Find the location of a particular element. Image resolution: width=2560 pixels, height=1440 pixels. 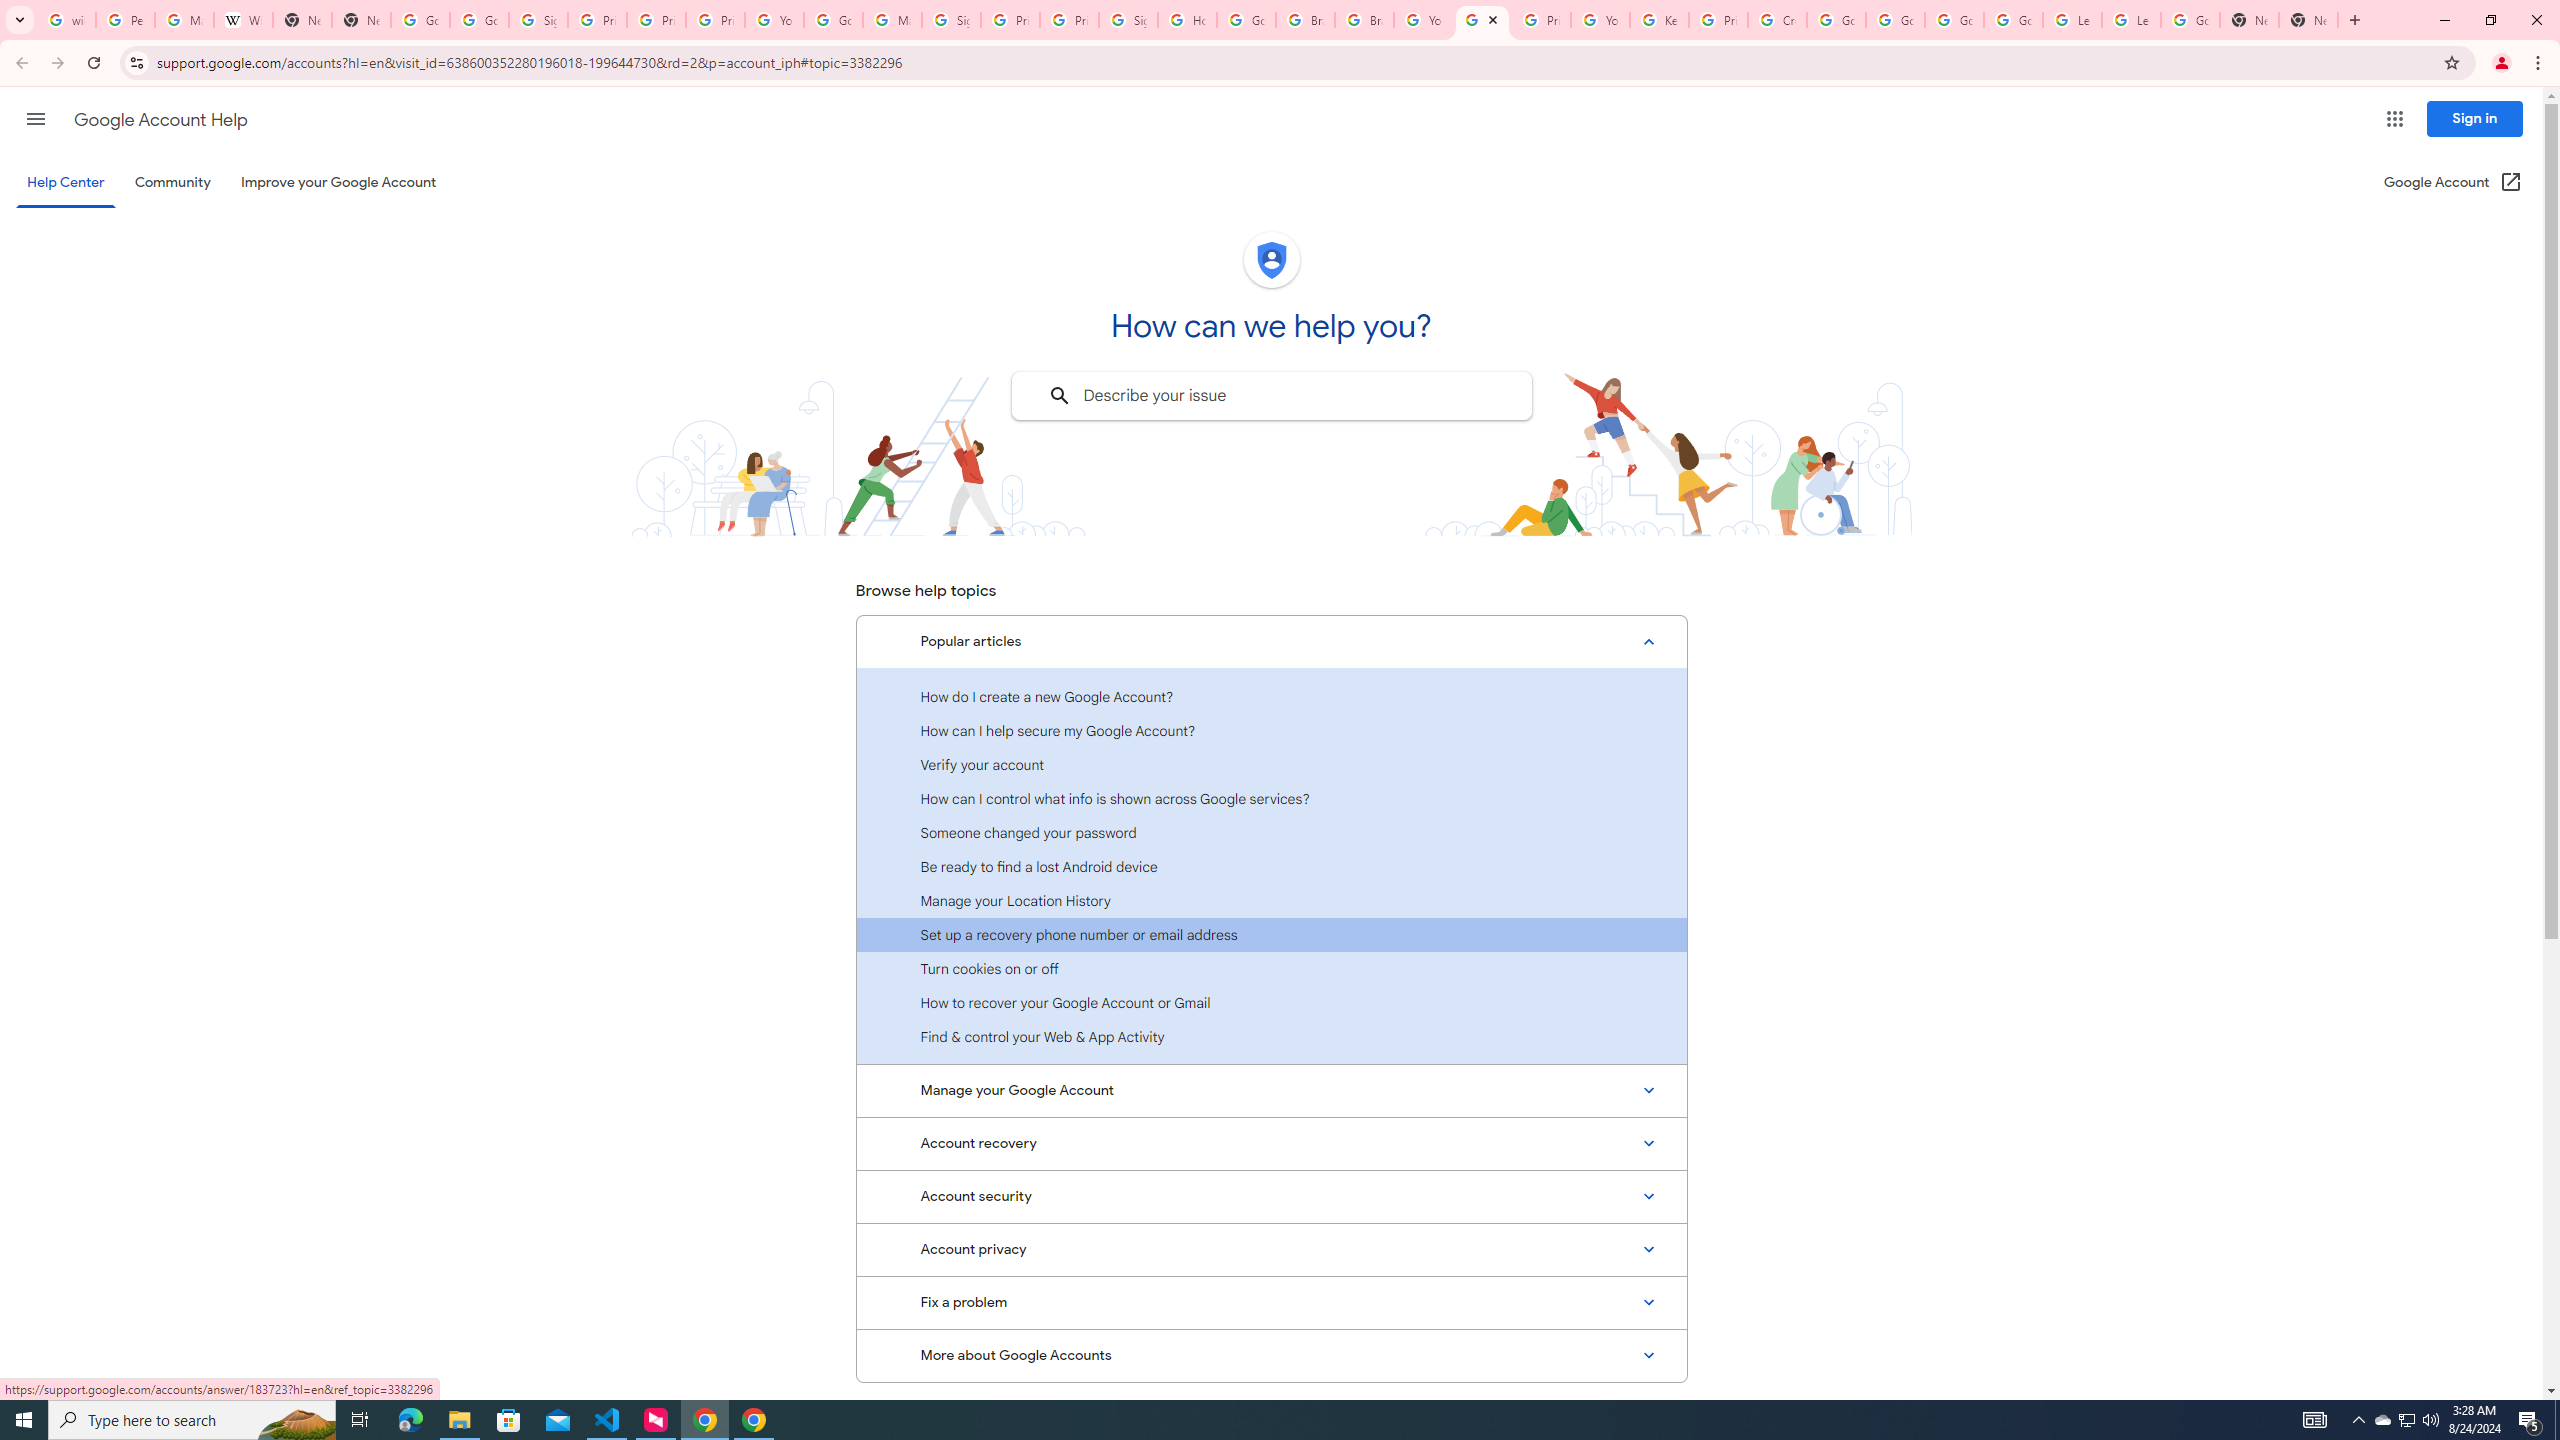

'Manage your Location History' is located at coordinates (1271, 900).